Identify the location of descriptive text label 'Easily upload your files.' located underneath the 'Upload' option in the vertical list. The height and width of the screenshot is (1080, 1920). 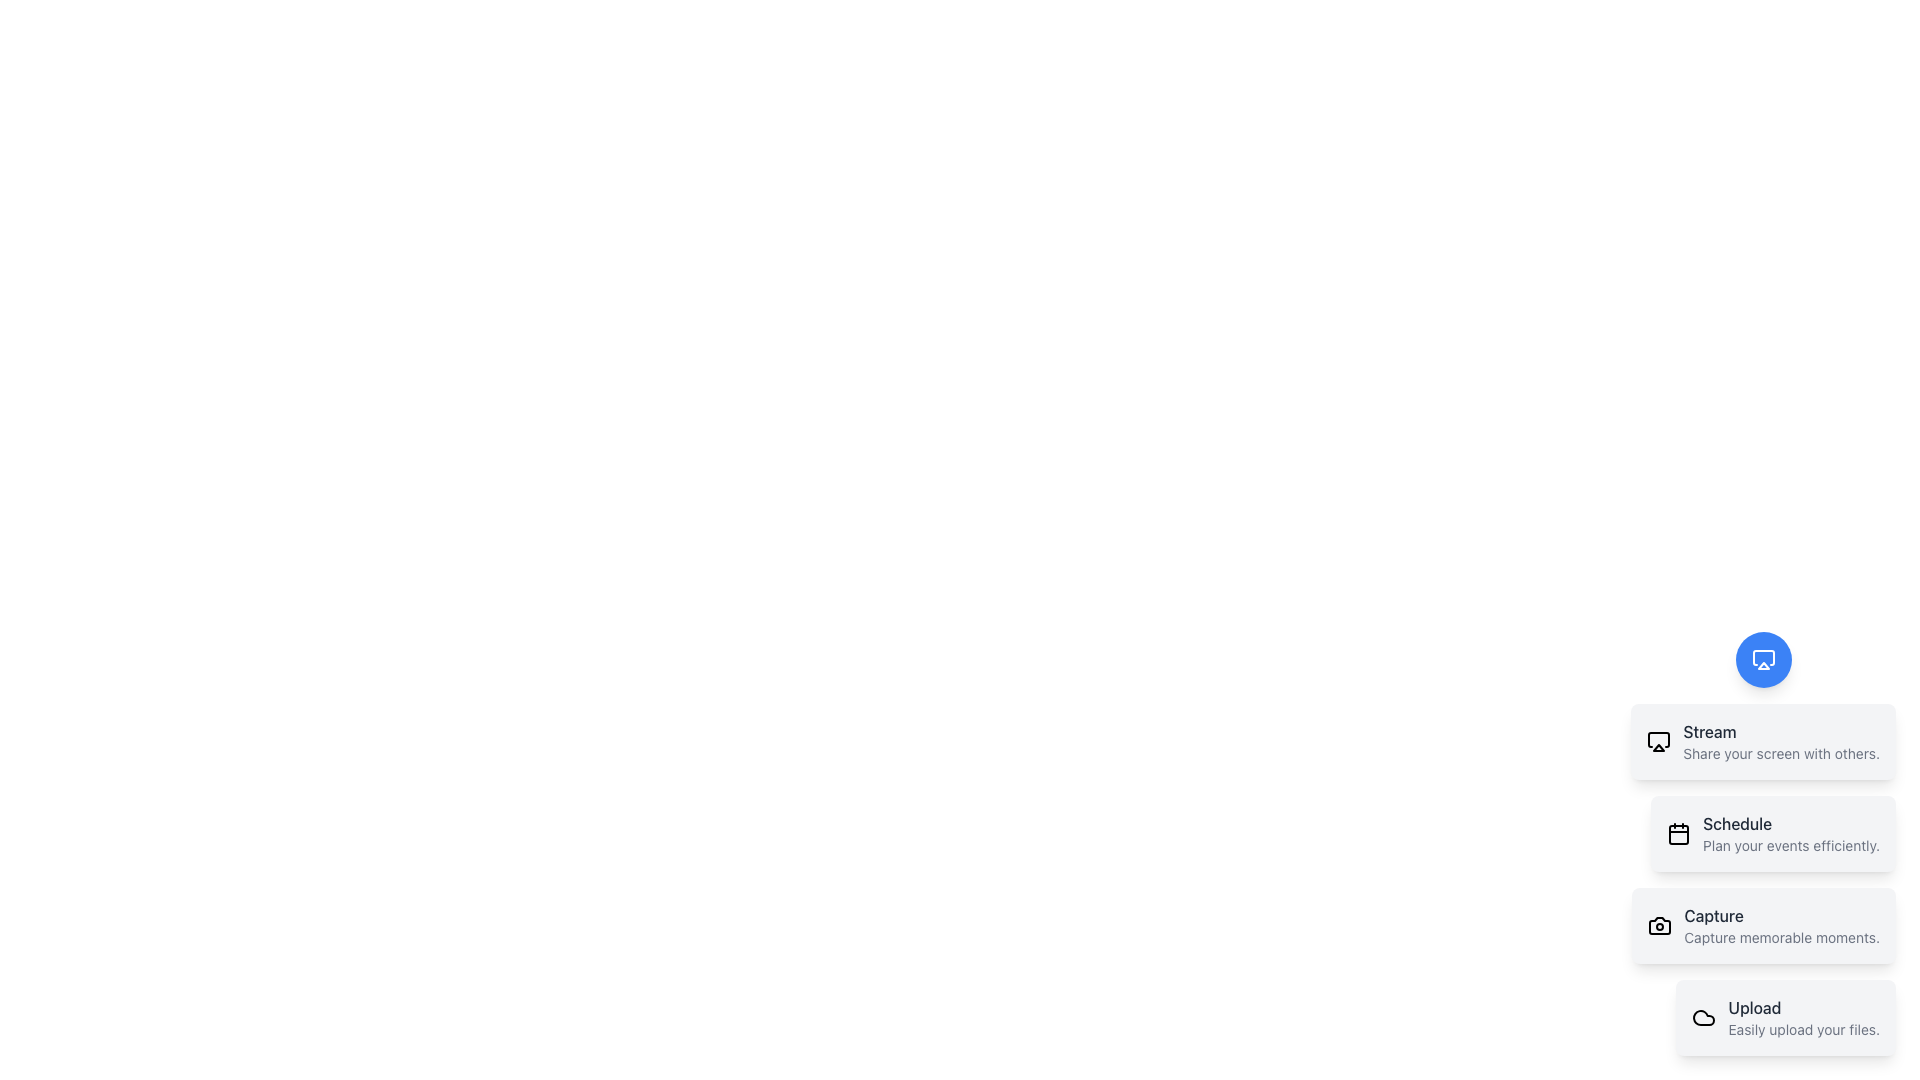
(1804, 1029).